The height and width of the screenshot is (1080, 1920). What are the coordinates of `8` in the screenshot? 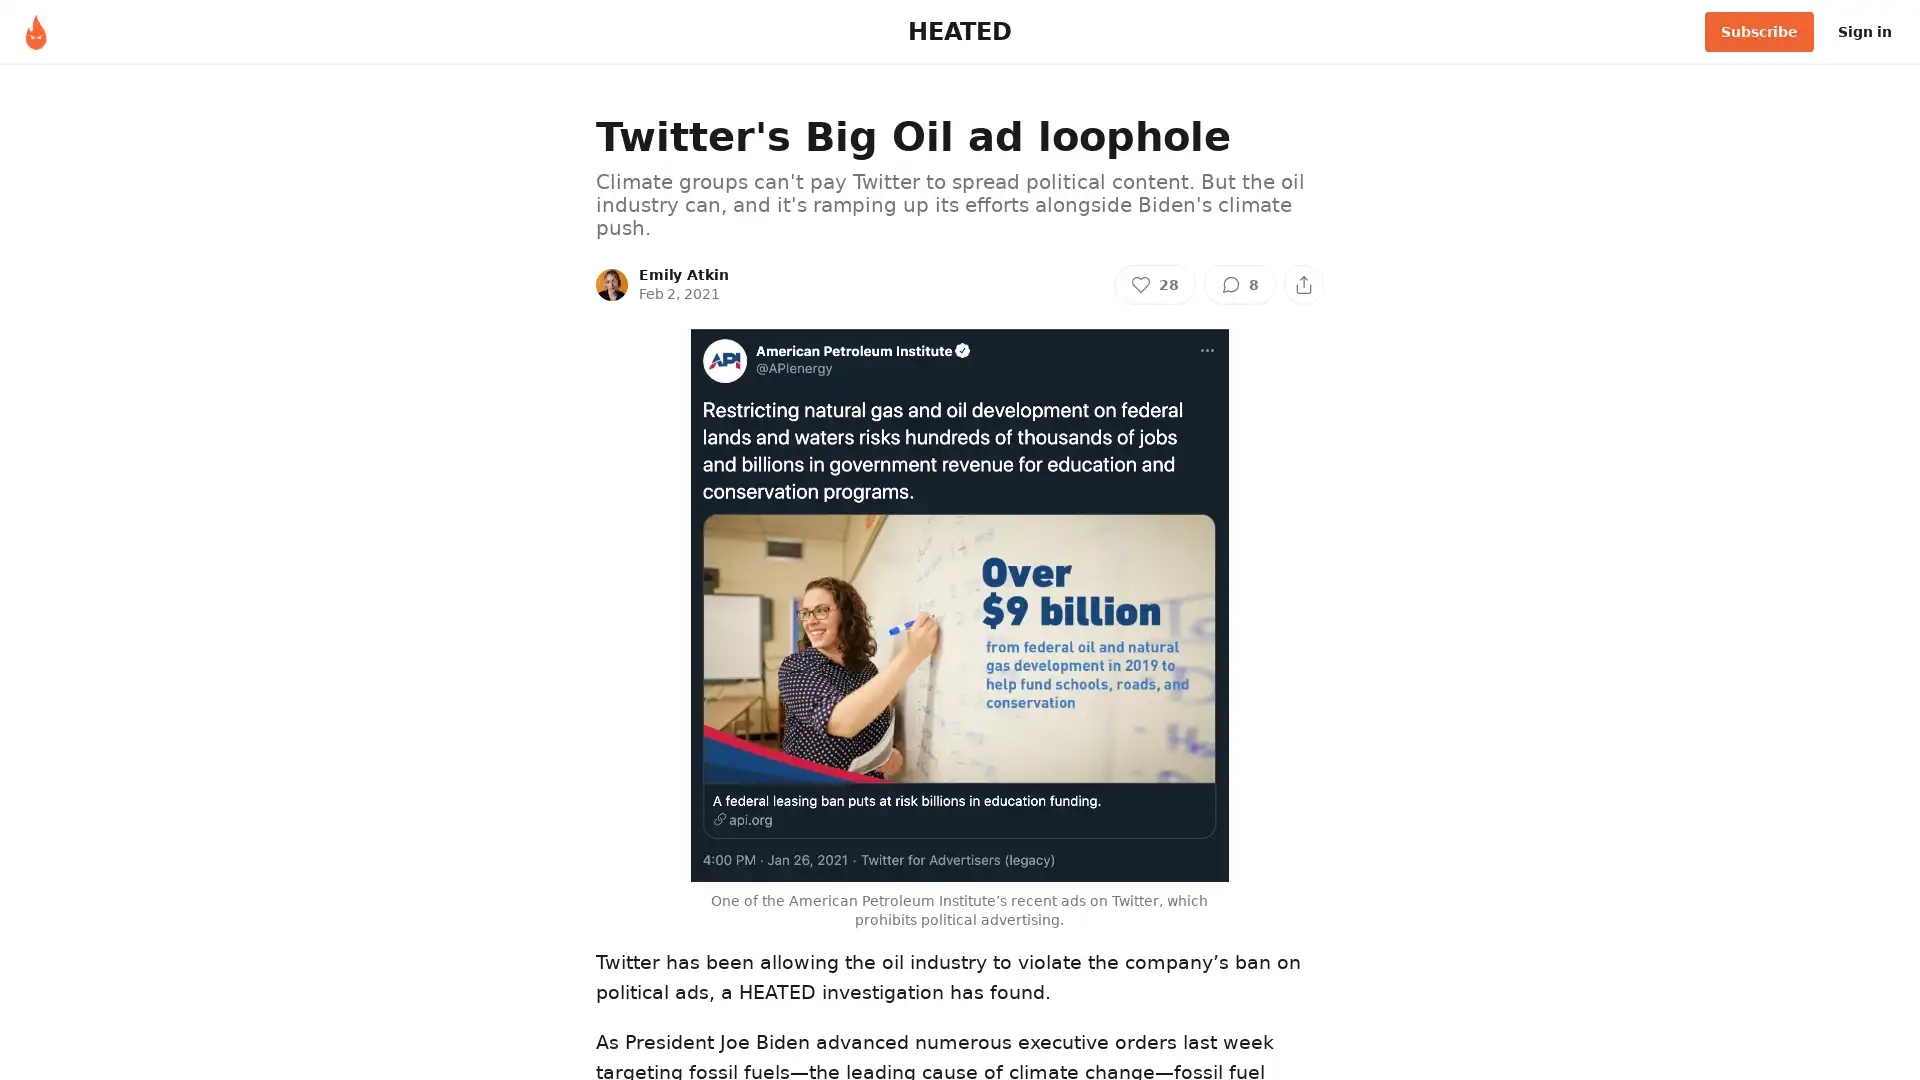 It's located at (1238, 284).